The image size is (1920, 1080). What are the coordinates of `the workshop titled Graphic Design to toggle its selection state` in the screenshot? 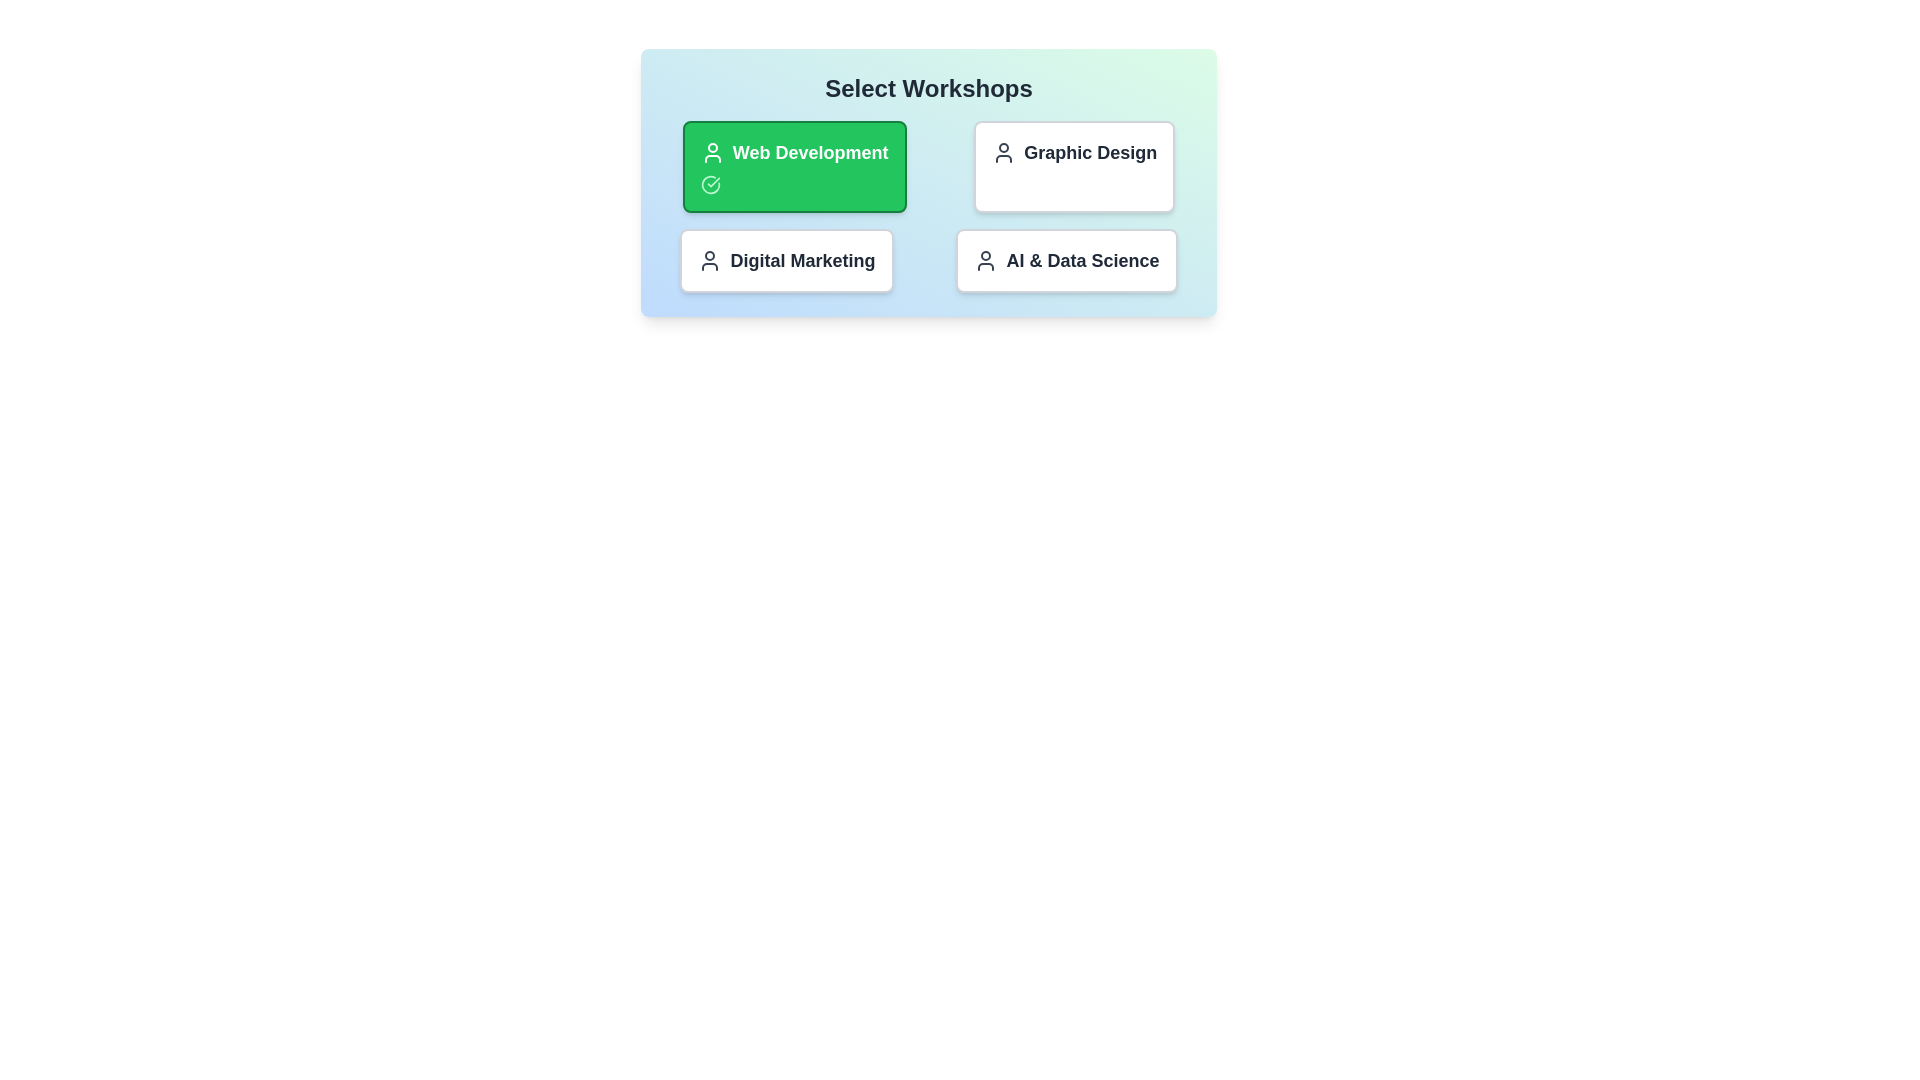 It's located at (1073, 165).